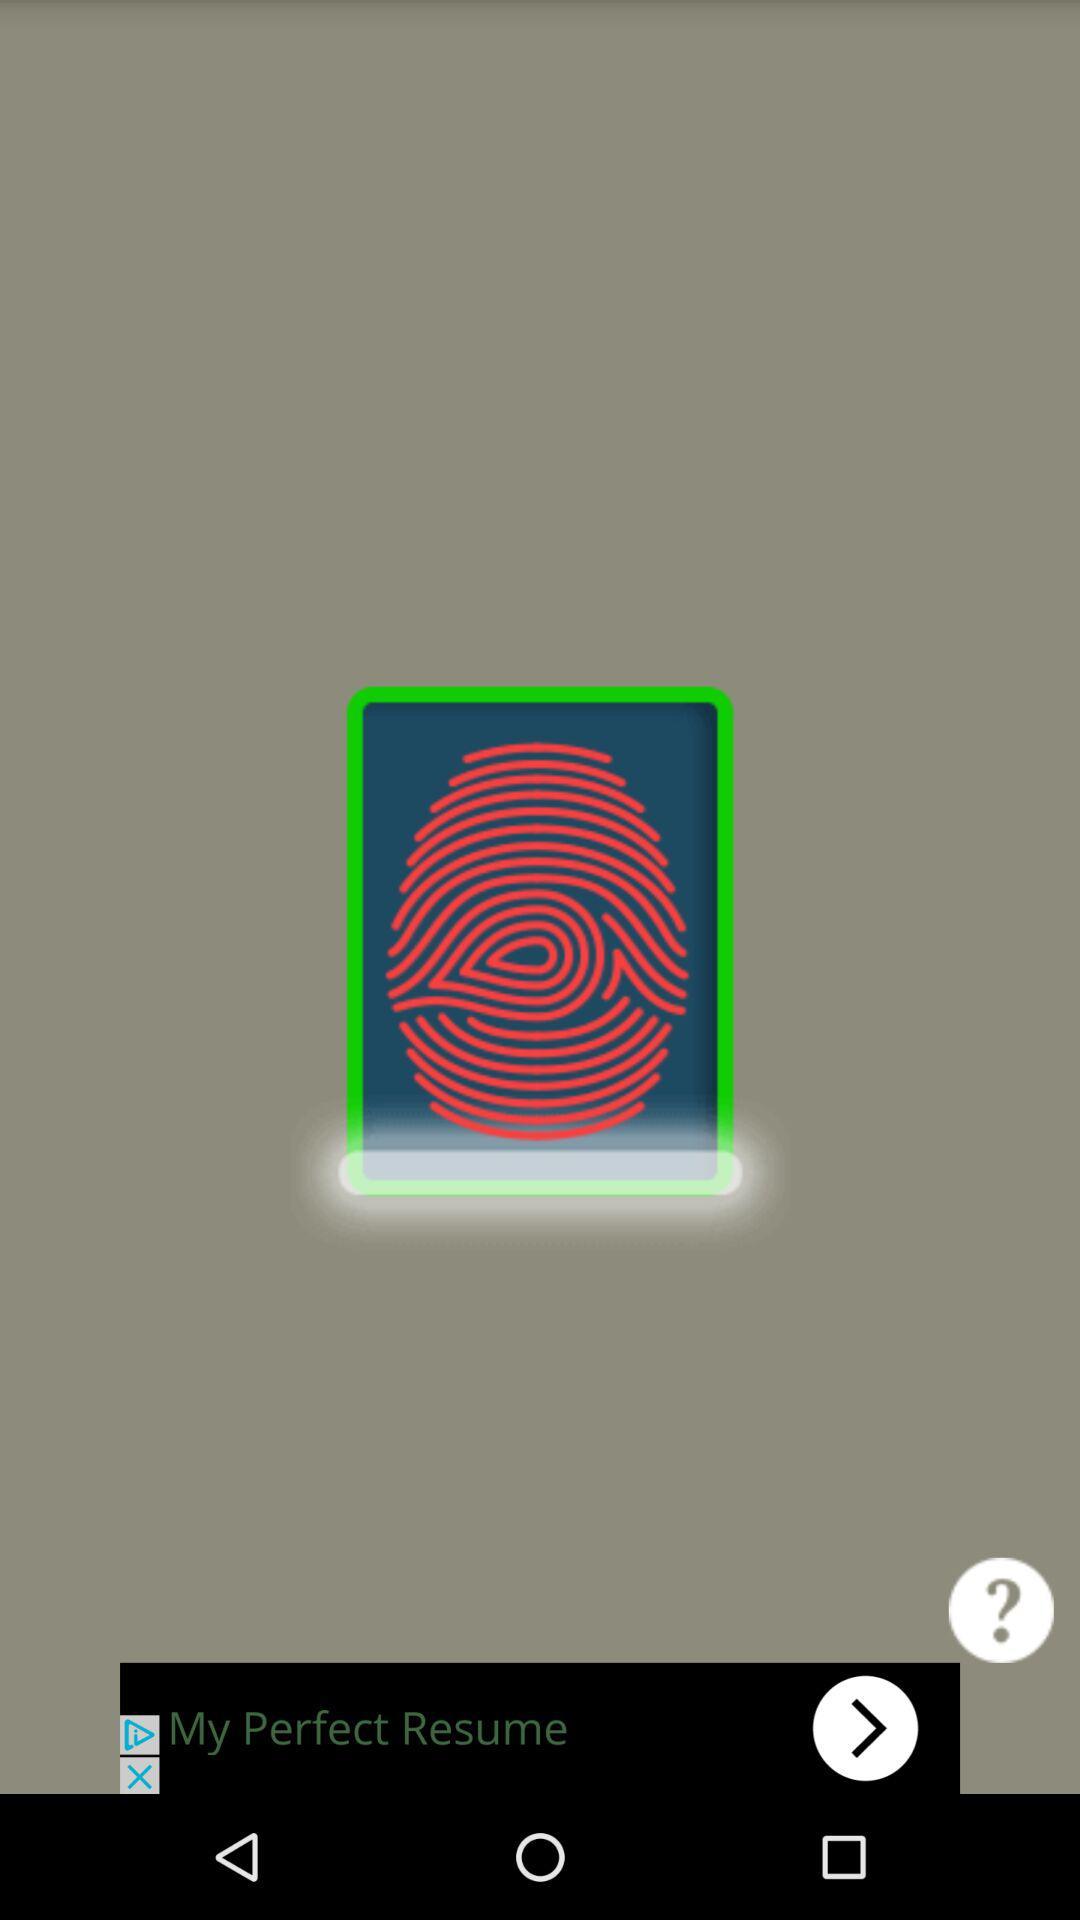 The width and height of the screenshot is (1080, 1920). I want to click on see advertisement, so click(540, 1727).